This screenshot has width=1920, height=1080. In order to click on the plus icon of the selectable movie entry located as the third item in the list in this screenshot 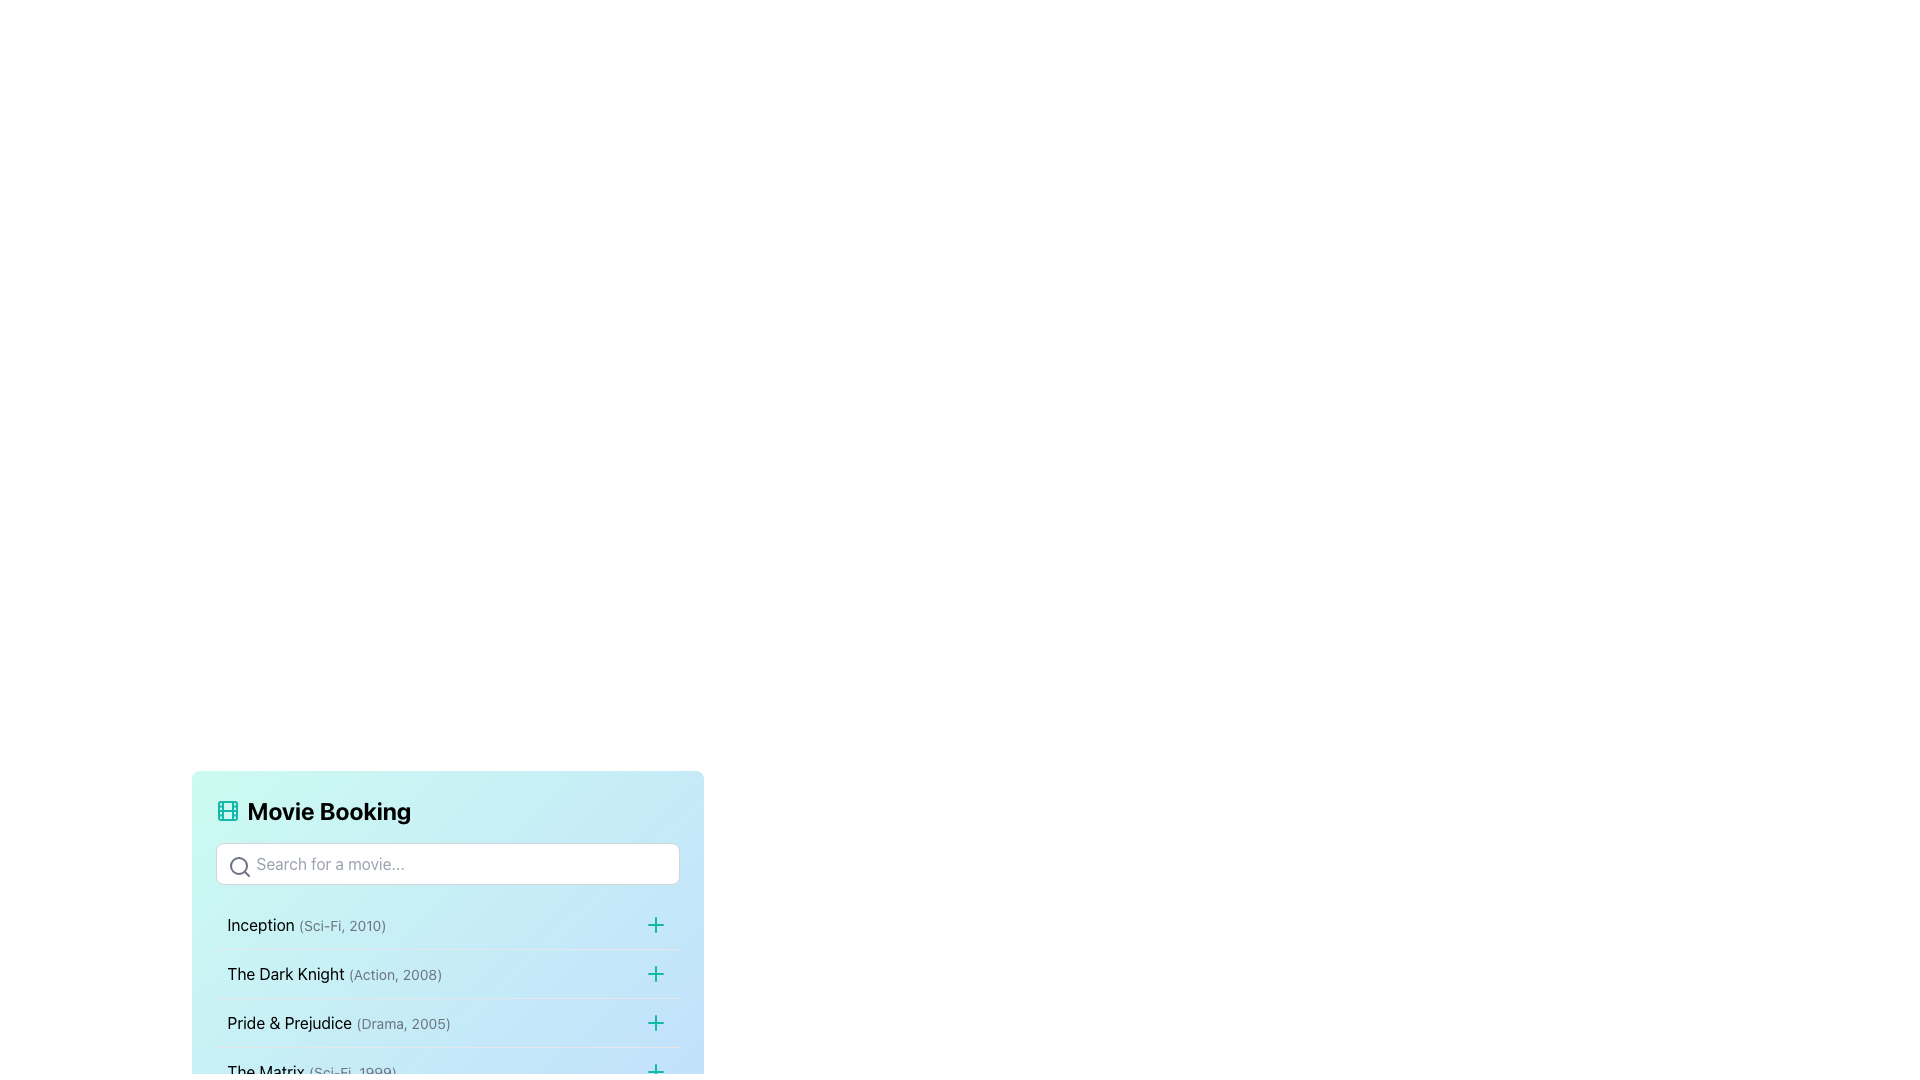, I will do `click(446, 1022)`.